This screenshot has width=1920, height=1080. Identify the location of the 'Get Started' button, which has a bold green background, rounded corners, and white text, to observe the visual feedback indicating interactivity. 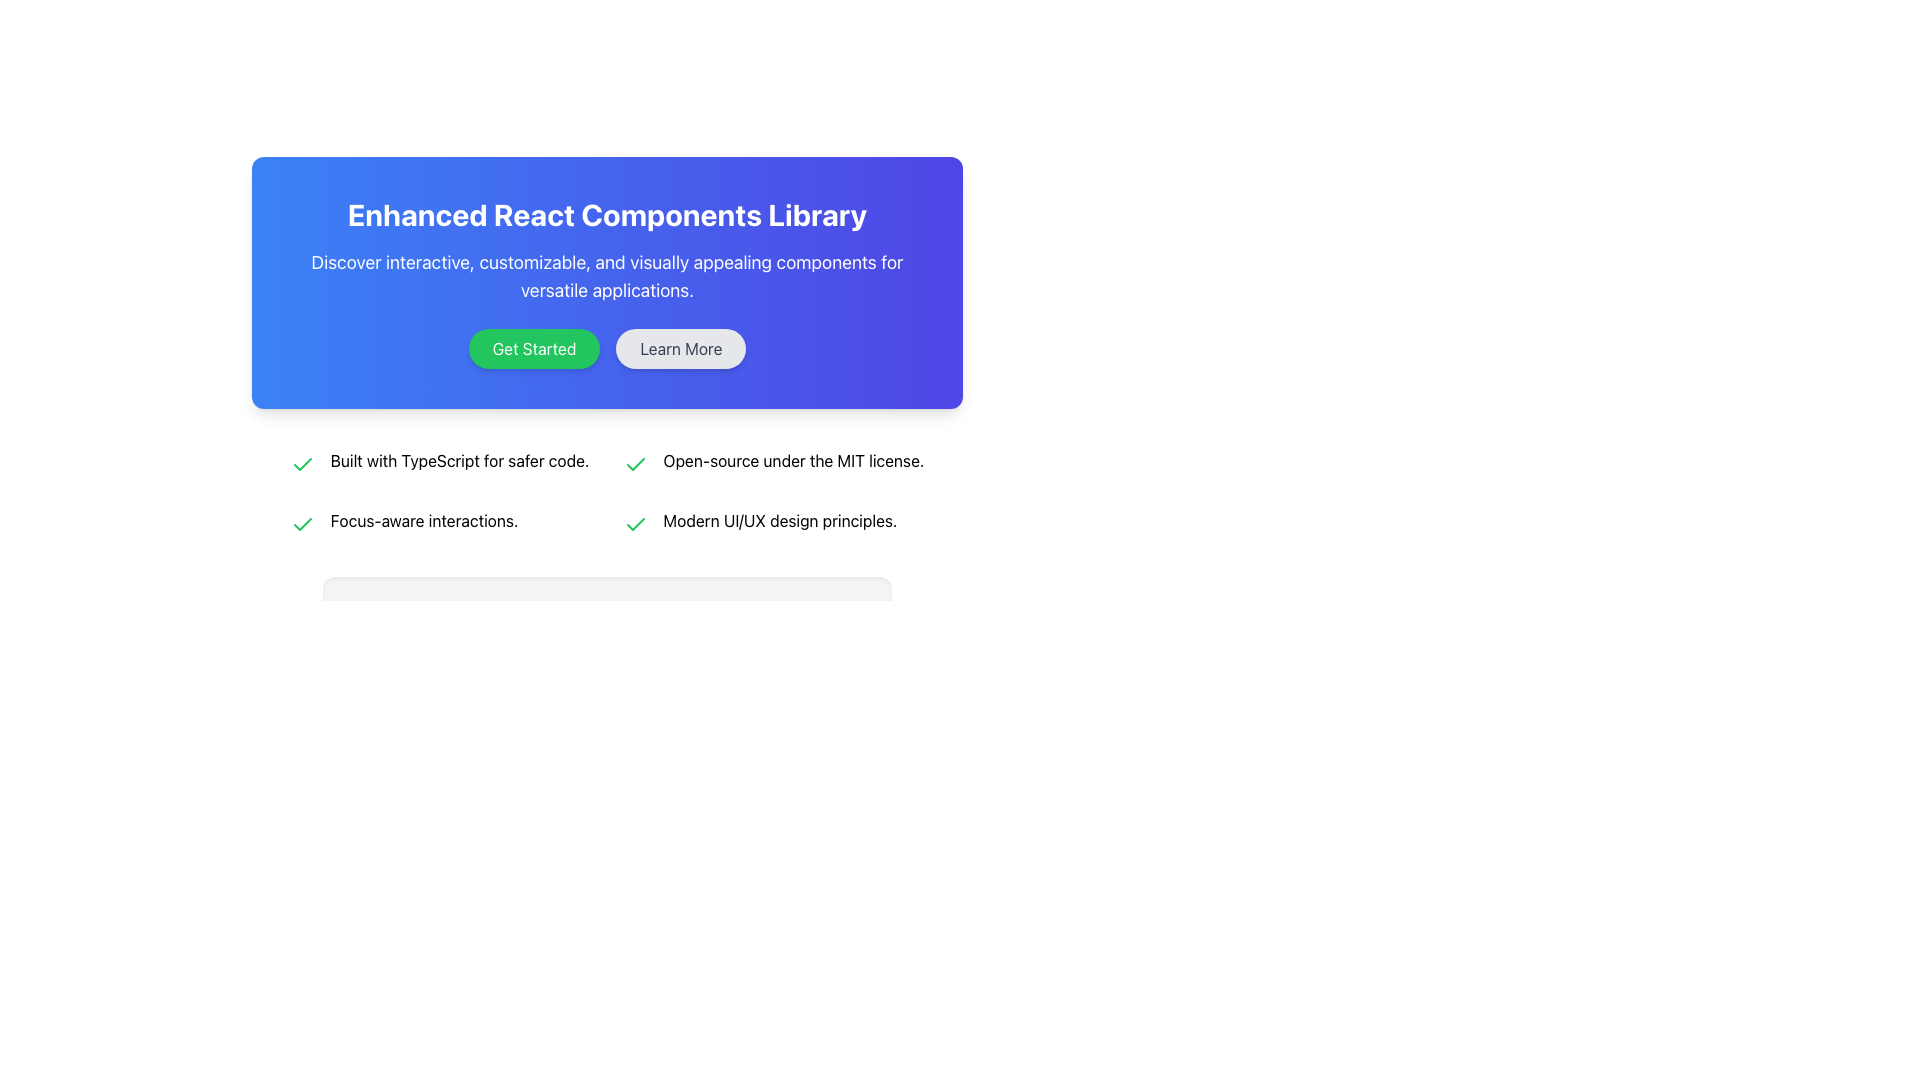
(534, 347).